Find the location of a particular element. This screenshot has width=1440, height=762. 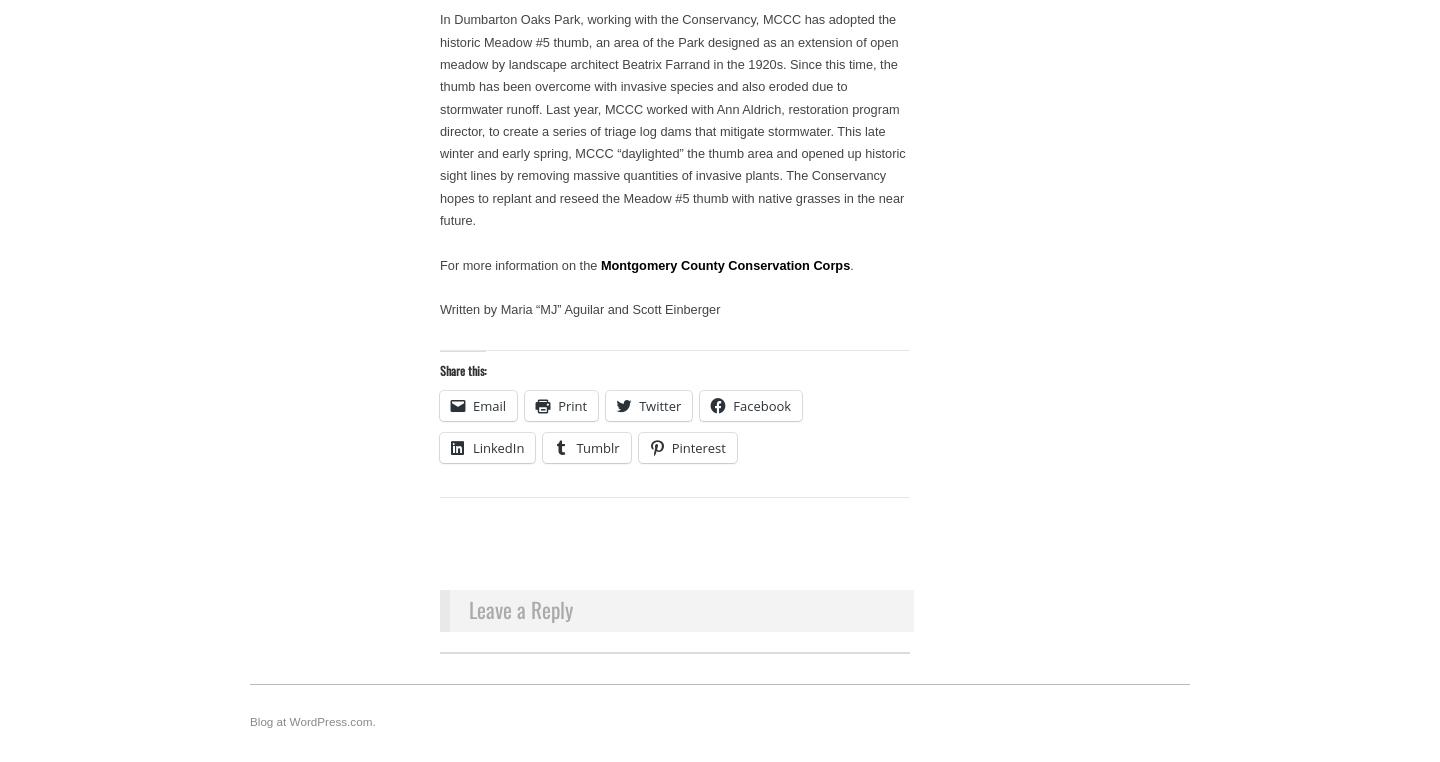

'For more information on the' is located at coordinates (518, 263).